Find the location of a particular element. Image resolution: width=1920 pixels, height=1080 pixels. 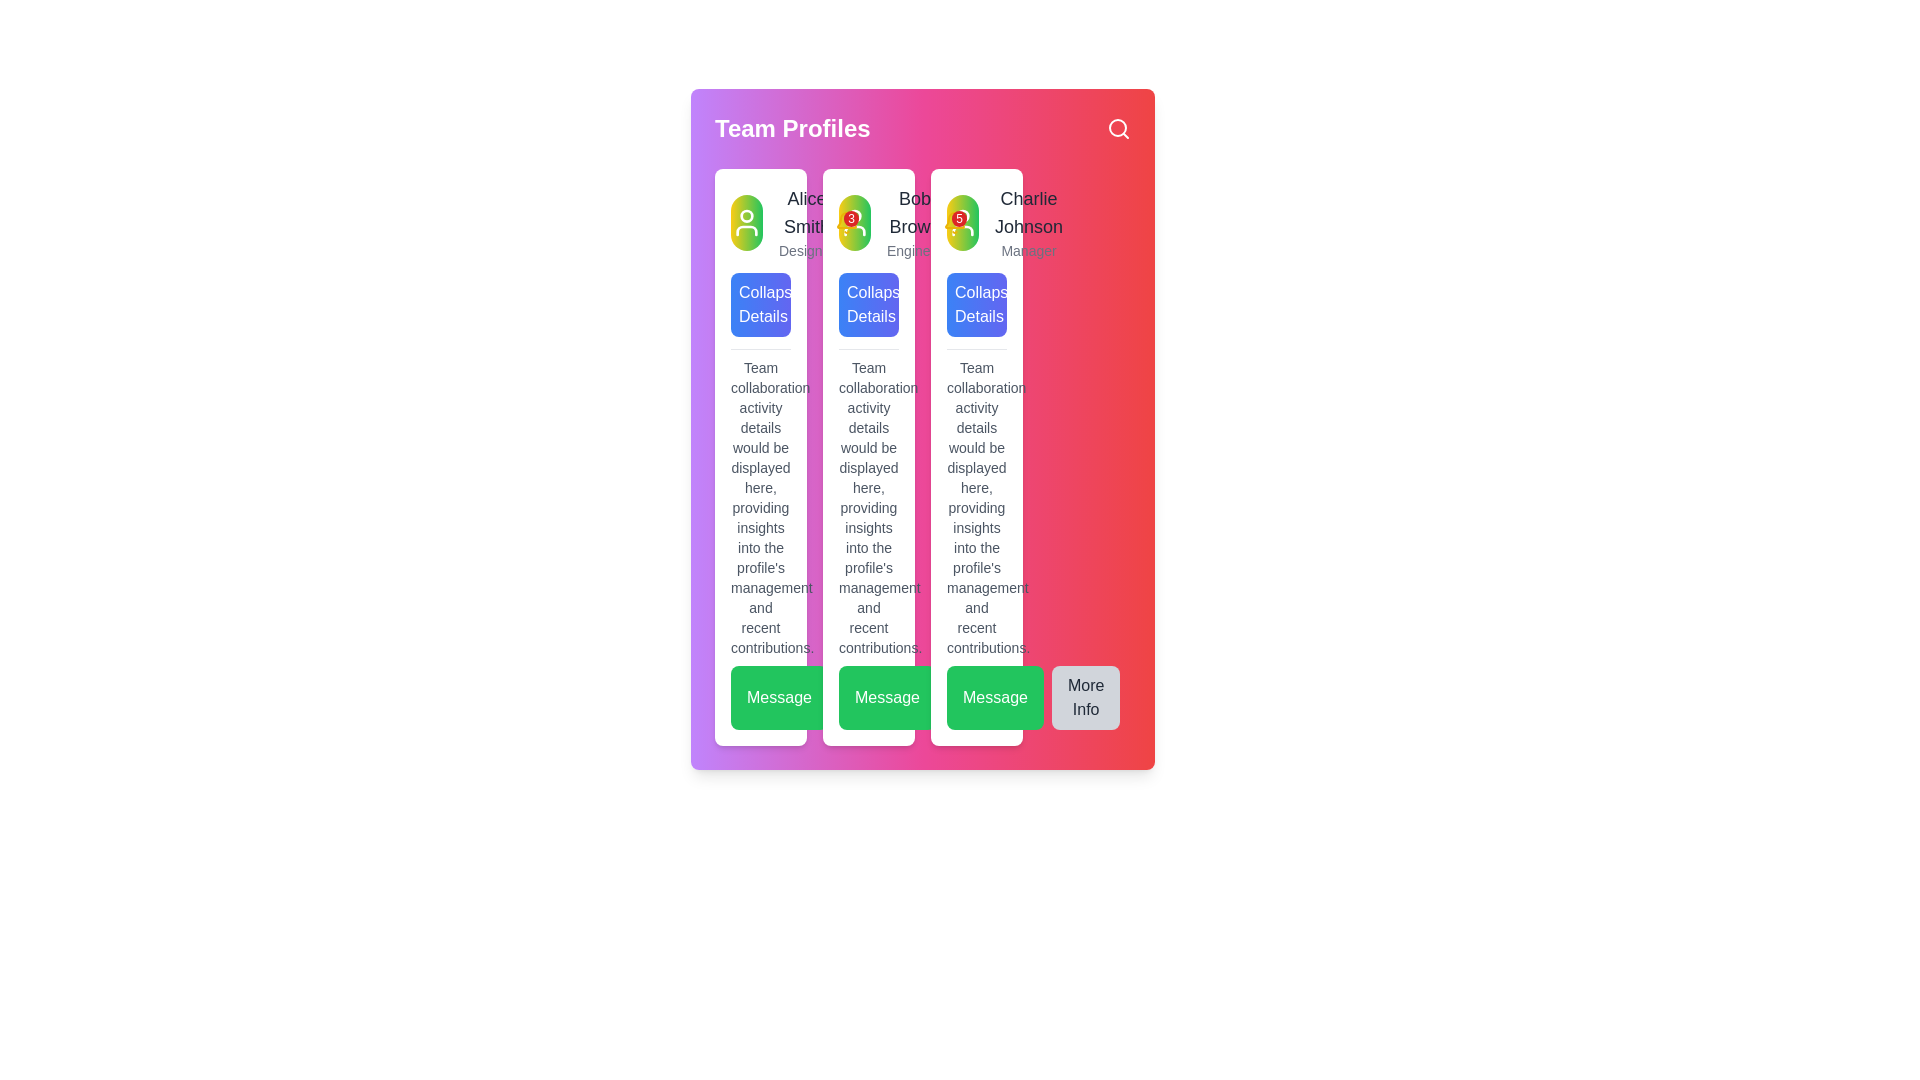

text label displaying the word 'Engineer' in a small-sized gray font, located under the name 'Bob Brown' in the middle column of the profile cards is located at coordinates (914, 249).